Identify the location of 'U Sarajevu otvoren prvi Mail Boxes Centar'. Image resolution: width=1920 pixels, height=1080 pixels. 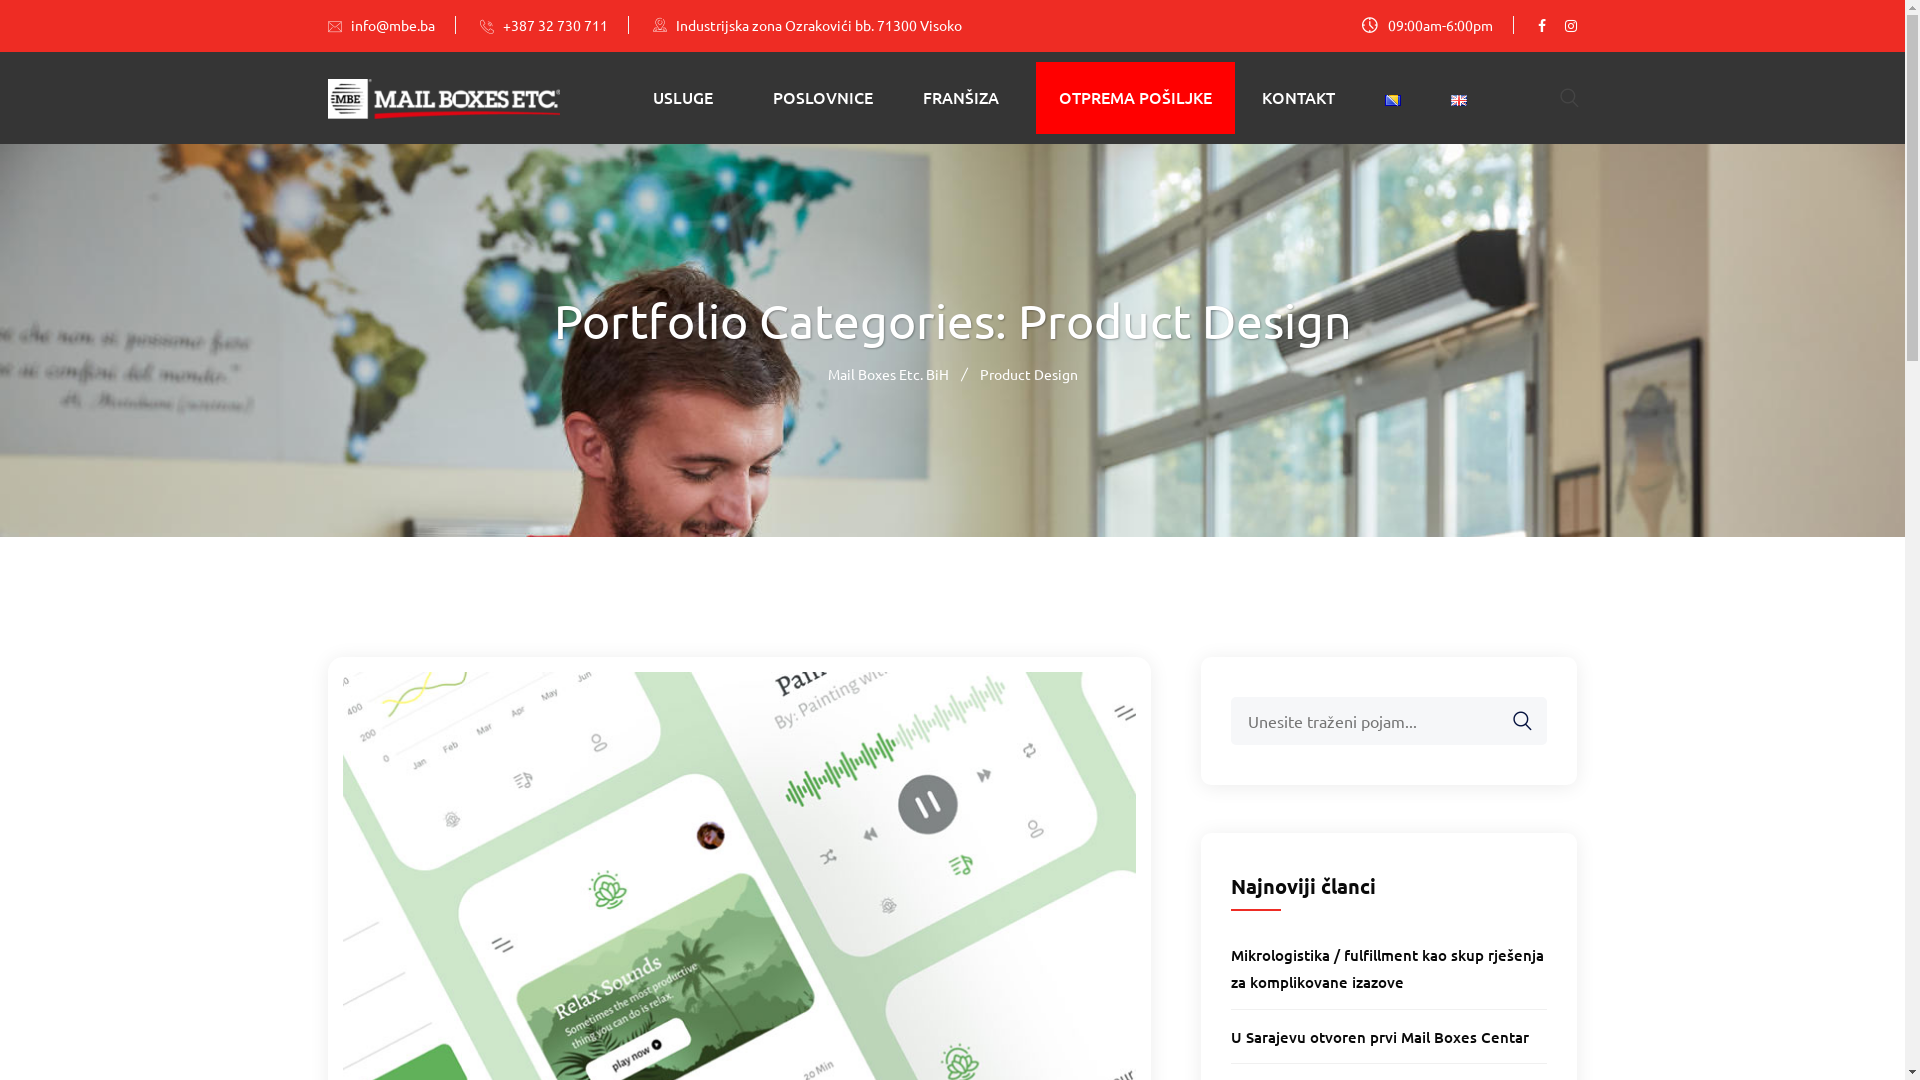
(1379, 1036).